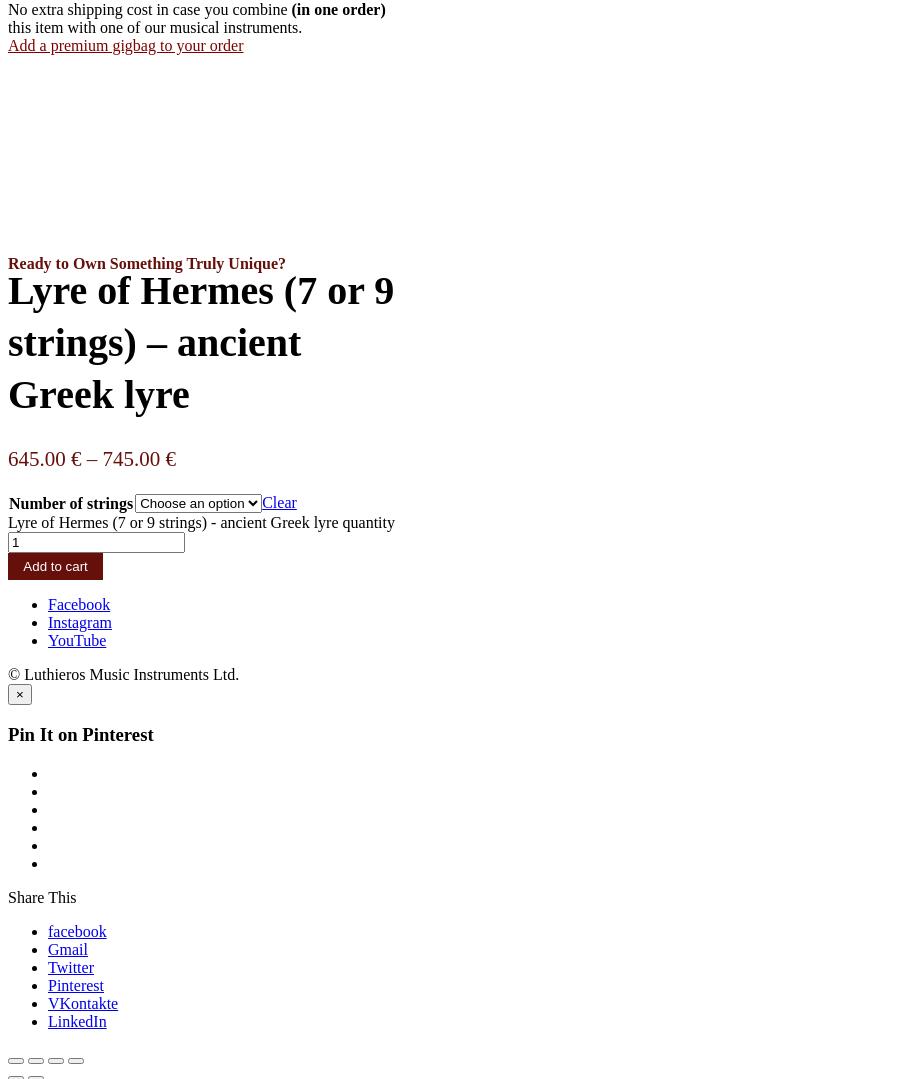 The width and height of the screenshot is (908, 1079). I want to click on 'LinkedIn', so click(75, 1020).